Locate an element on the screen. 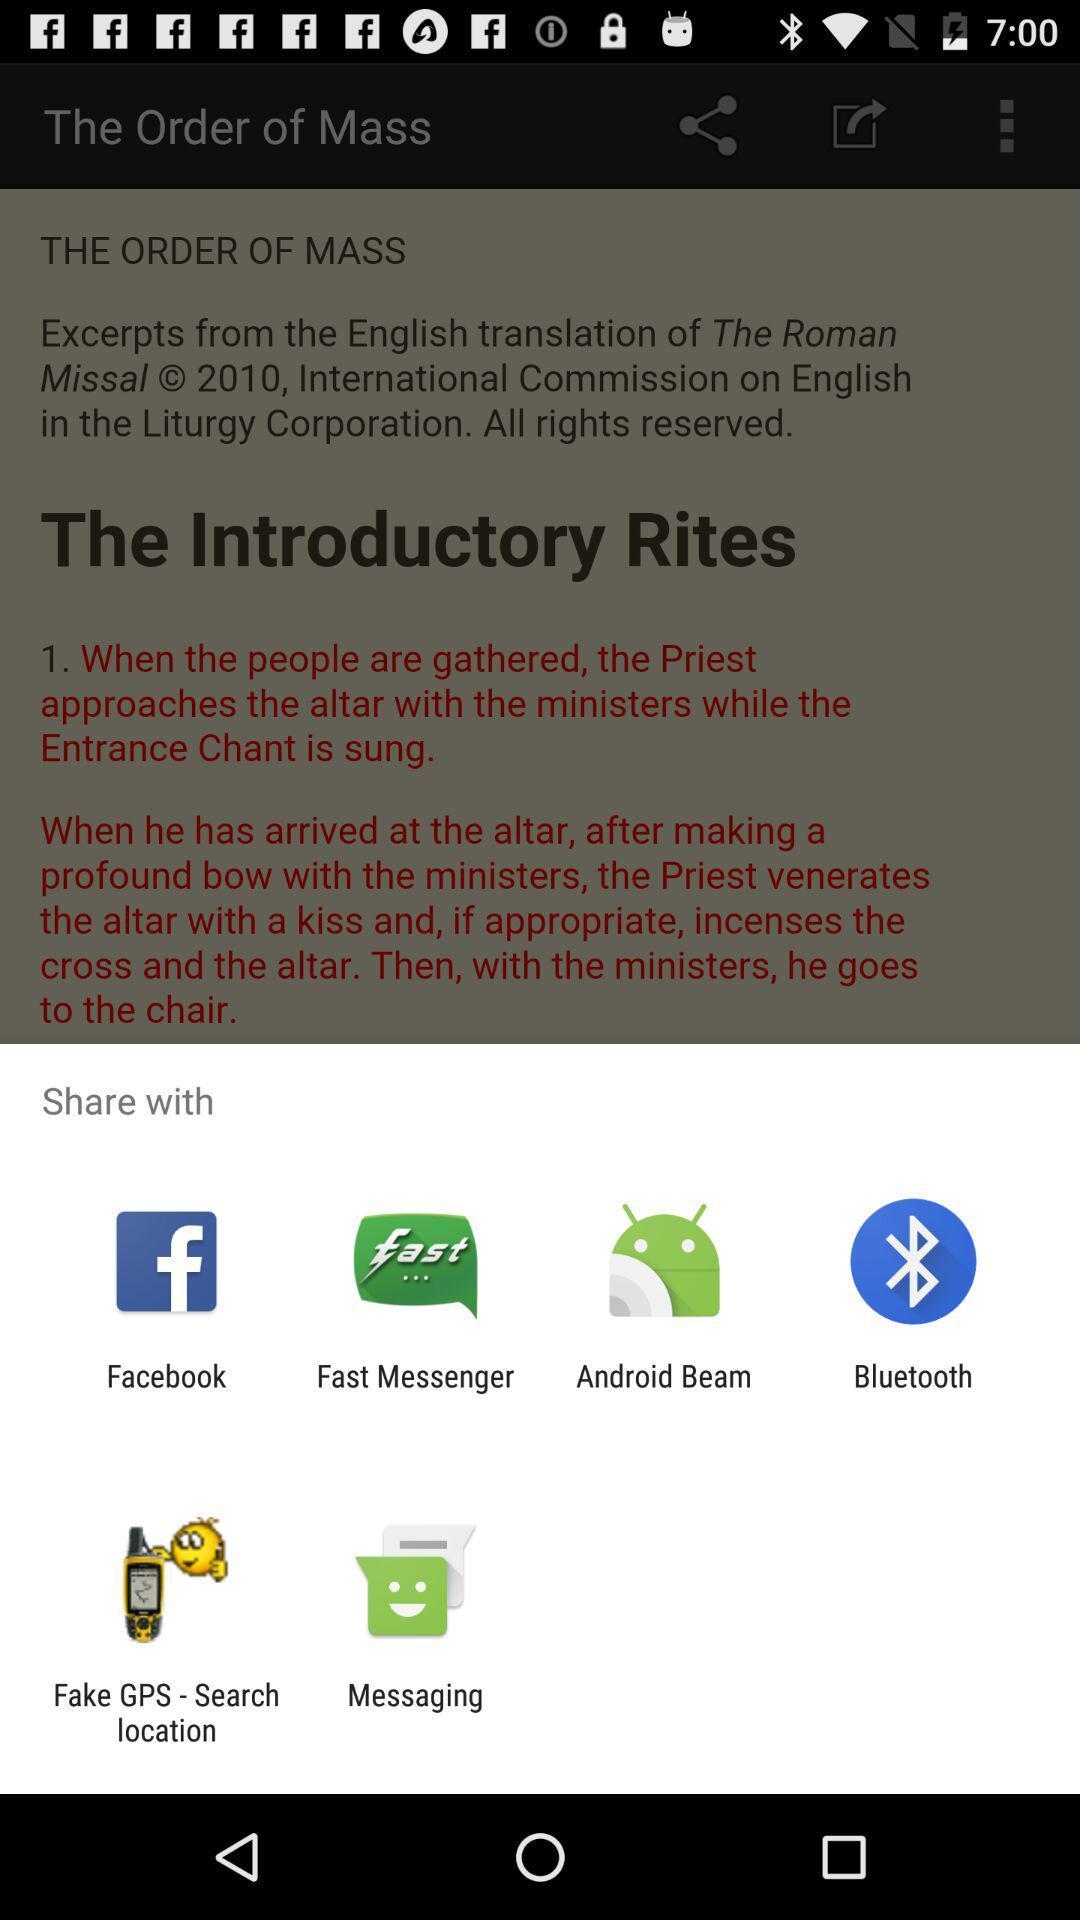  the icon to the left of the messaging is located at coordinates (165, 1711).